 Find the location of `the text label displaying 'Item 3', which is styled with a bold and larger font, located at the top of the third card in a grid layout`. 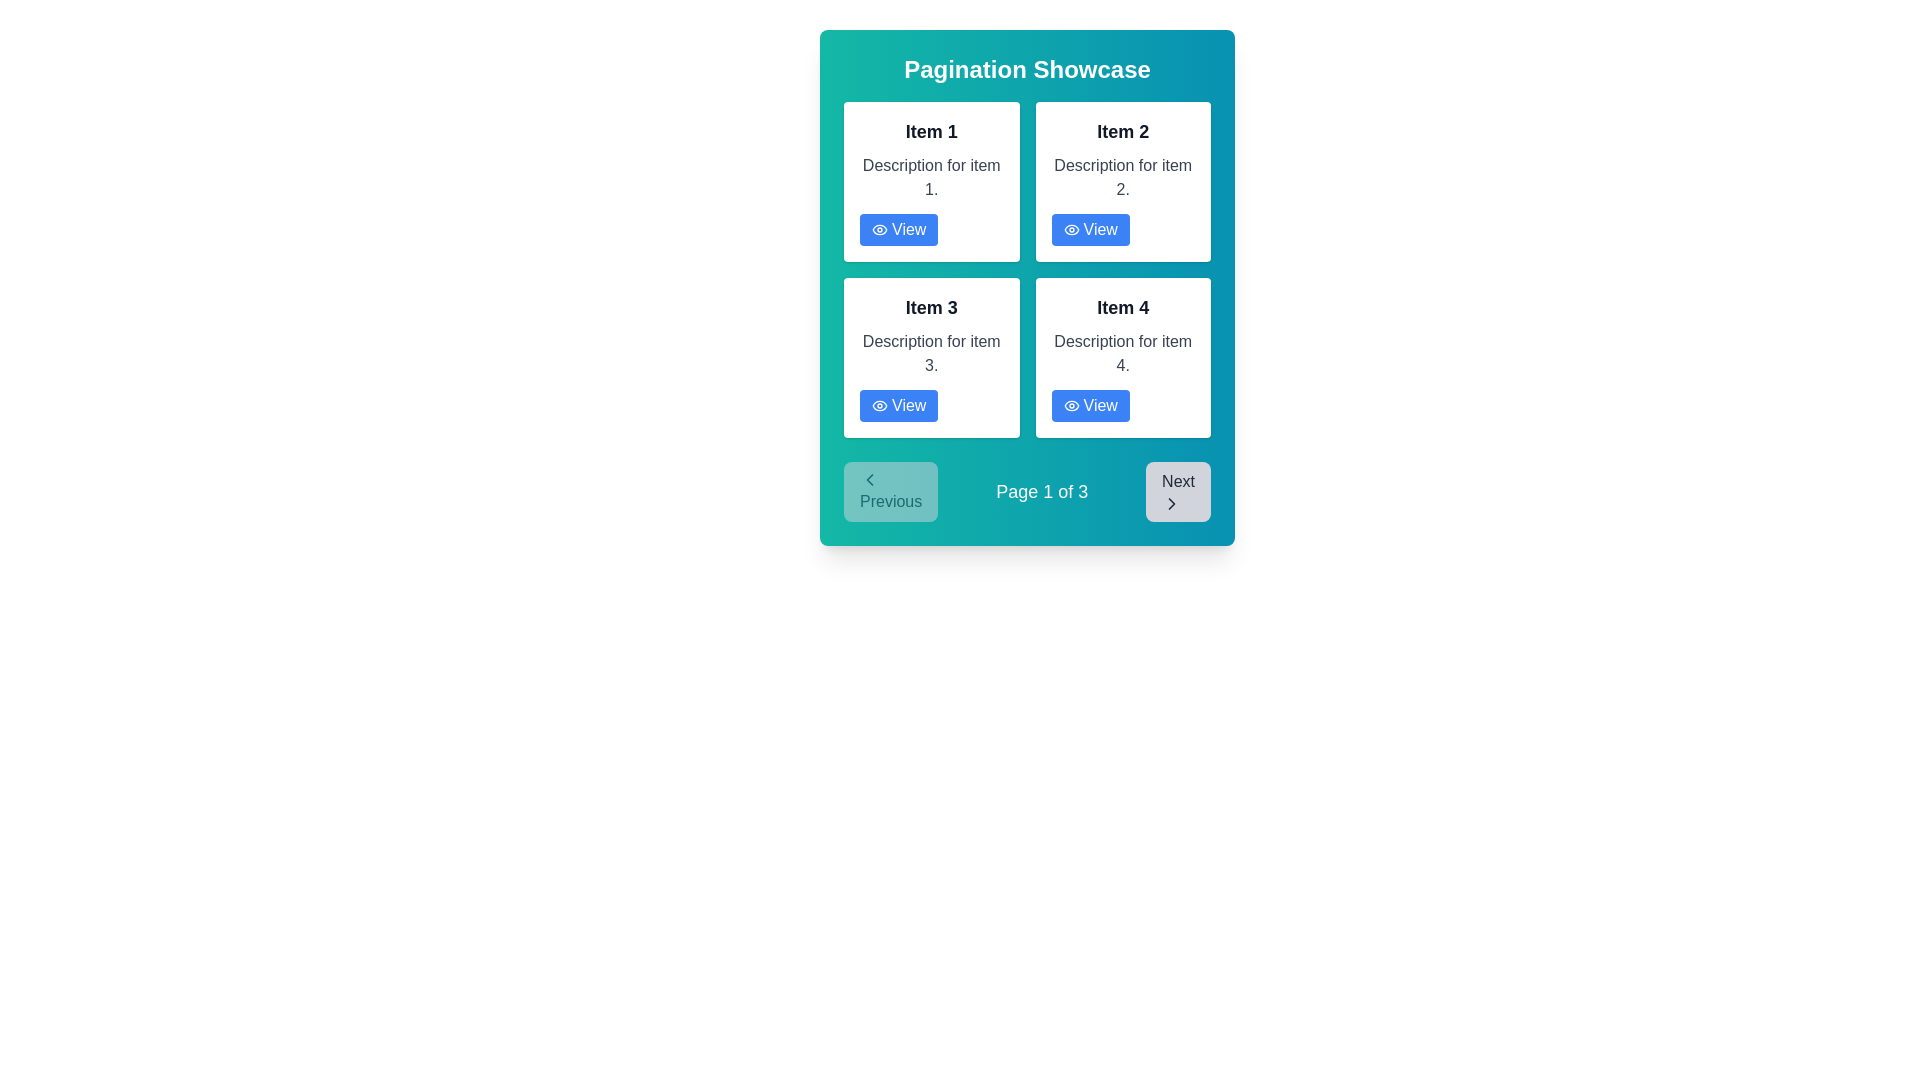

the text label displaying 'Item 3', which is styled with a bold and larger font, located at the top of the third card in a grid layout is located at coordinates (930, 308).